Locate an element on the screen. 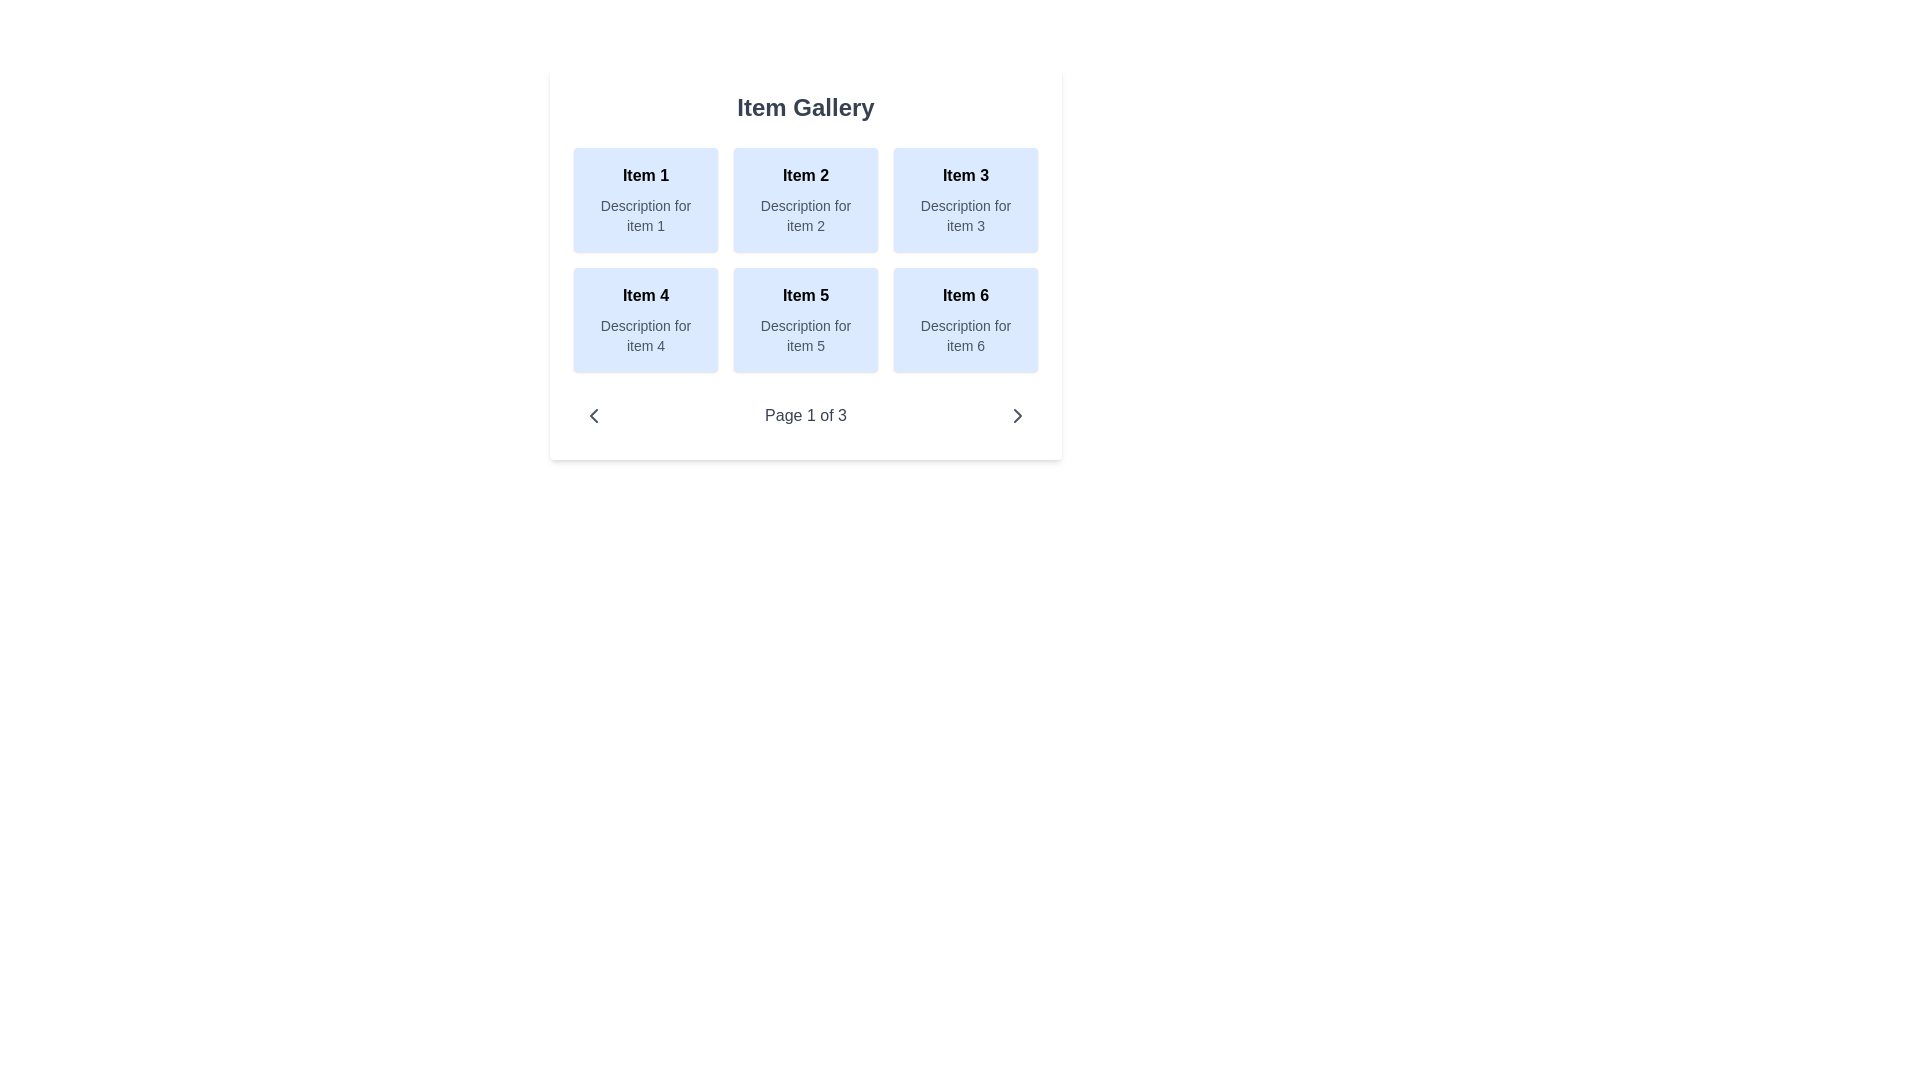 The width and height of the screenshot is (1920, 1080). the text label displaying 'Description for item 2', which is styled with a smaller font size and gray color, located below 'Item 2' in the second column of a 3x2 grid layout is located at coordinates (806, 216).